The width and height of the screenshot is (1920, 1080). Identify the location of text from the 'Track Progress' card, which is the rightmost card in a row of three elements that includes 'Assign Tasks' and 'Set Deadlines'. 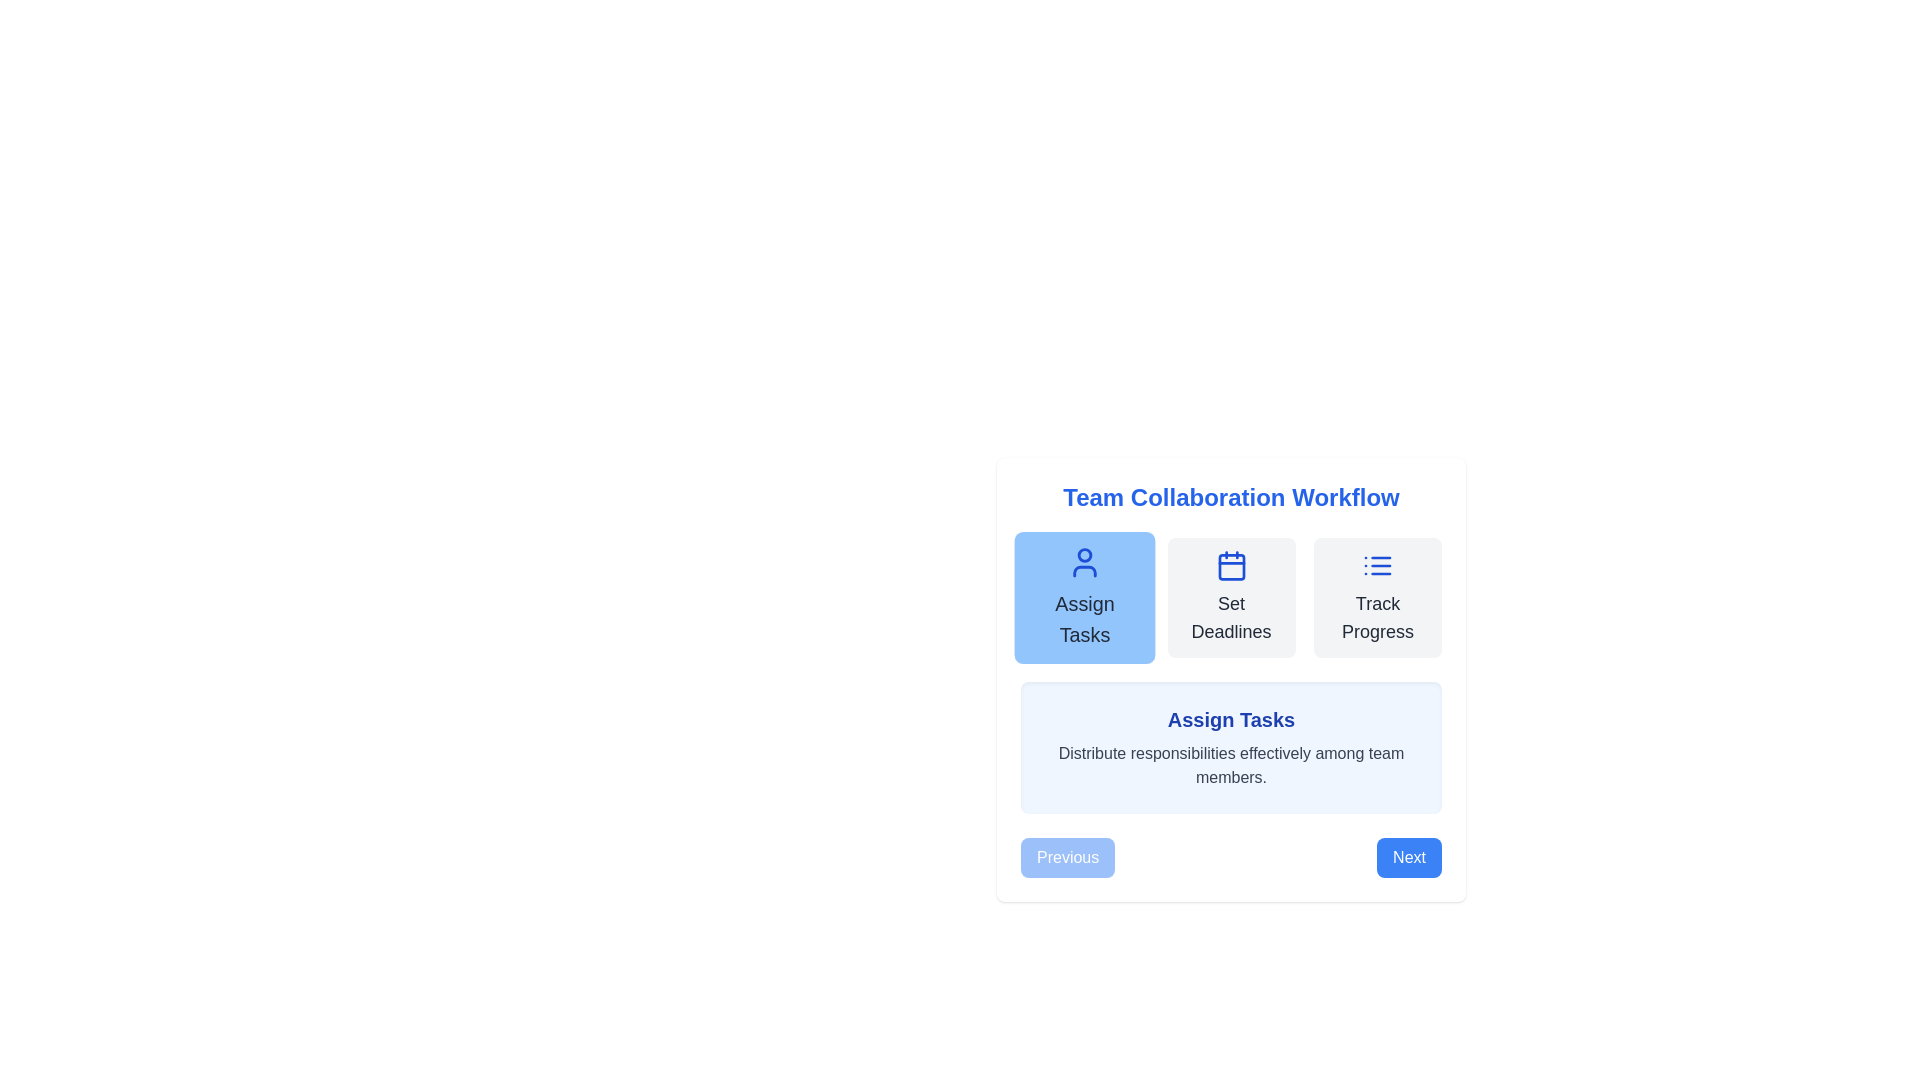
(1376, 596).